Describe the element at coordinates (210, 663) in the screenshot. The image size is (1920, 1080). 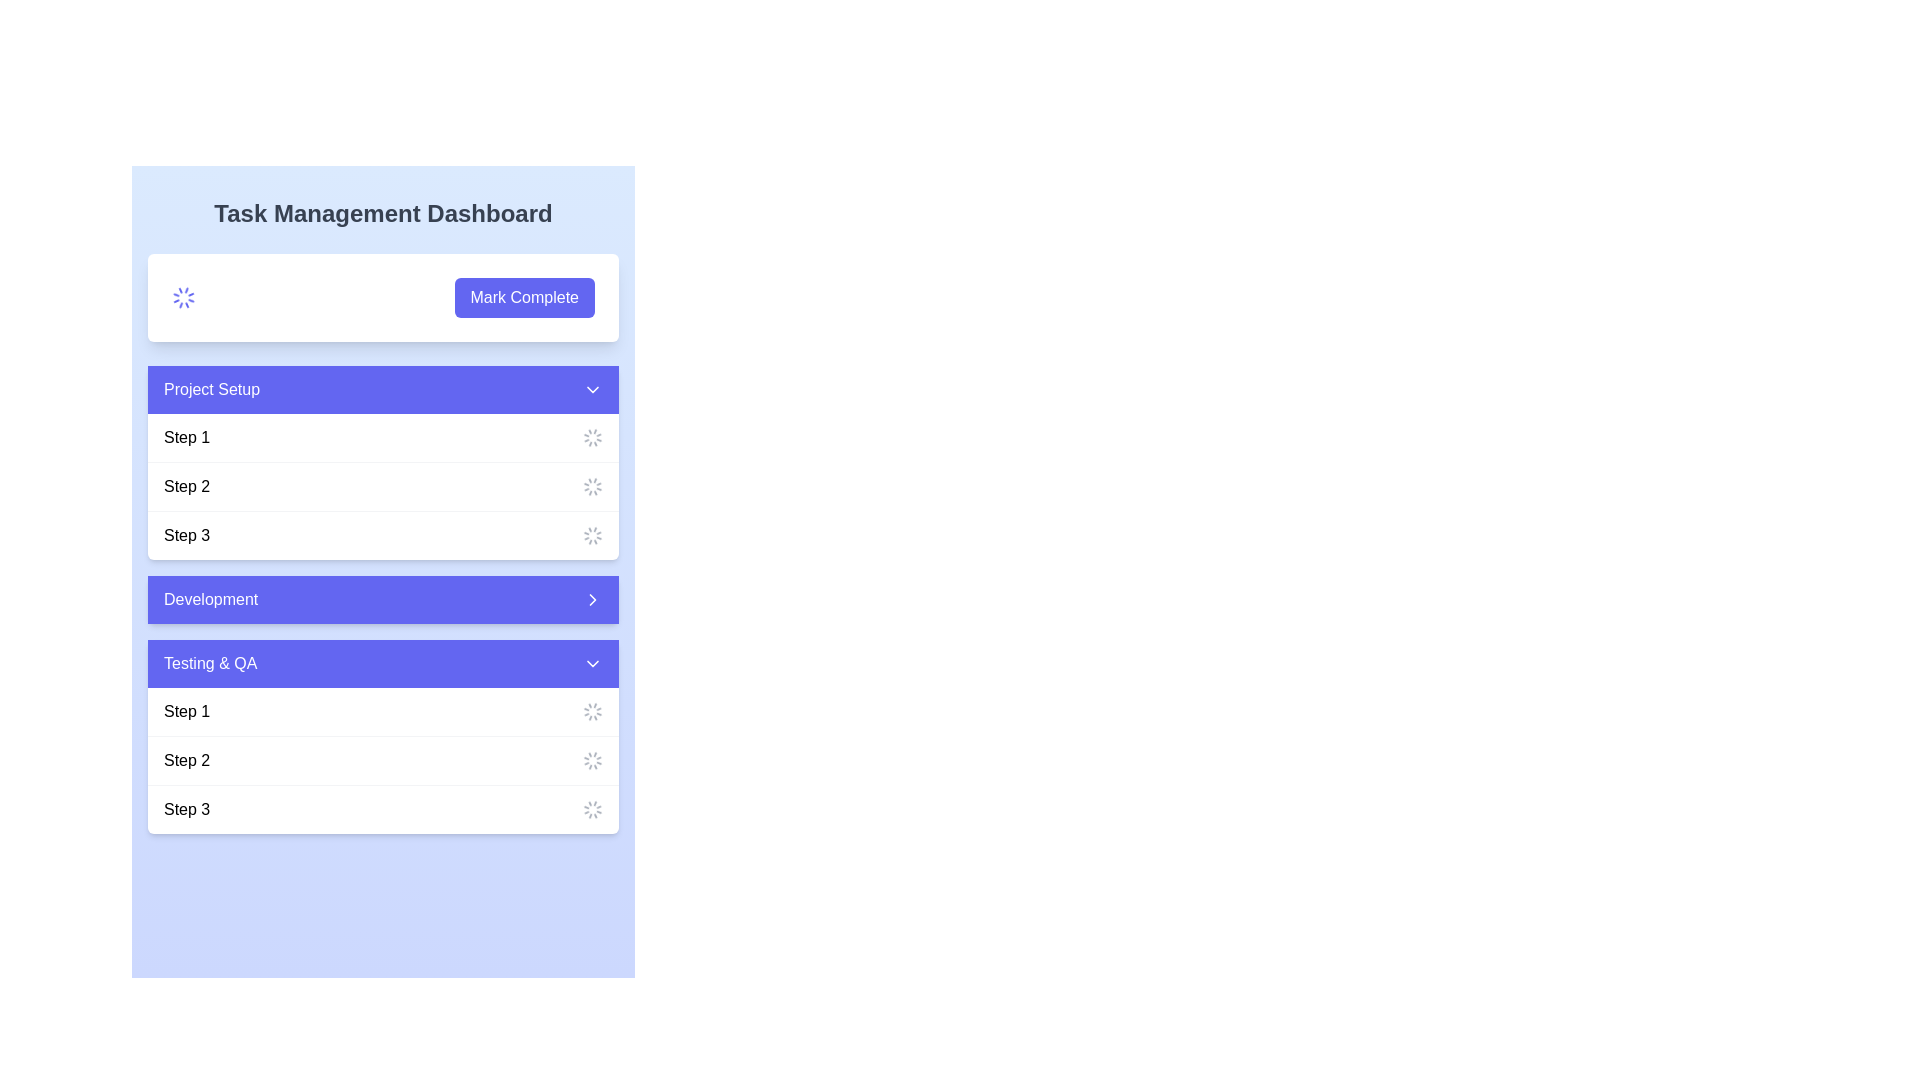
I see `the static text label for 'Testing & QA', which is part of the collapsible menu under 'Development' in the left pane` at that location.